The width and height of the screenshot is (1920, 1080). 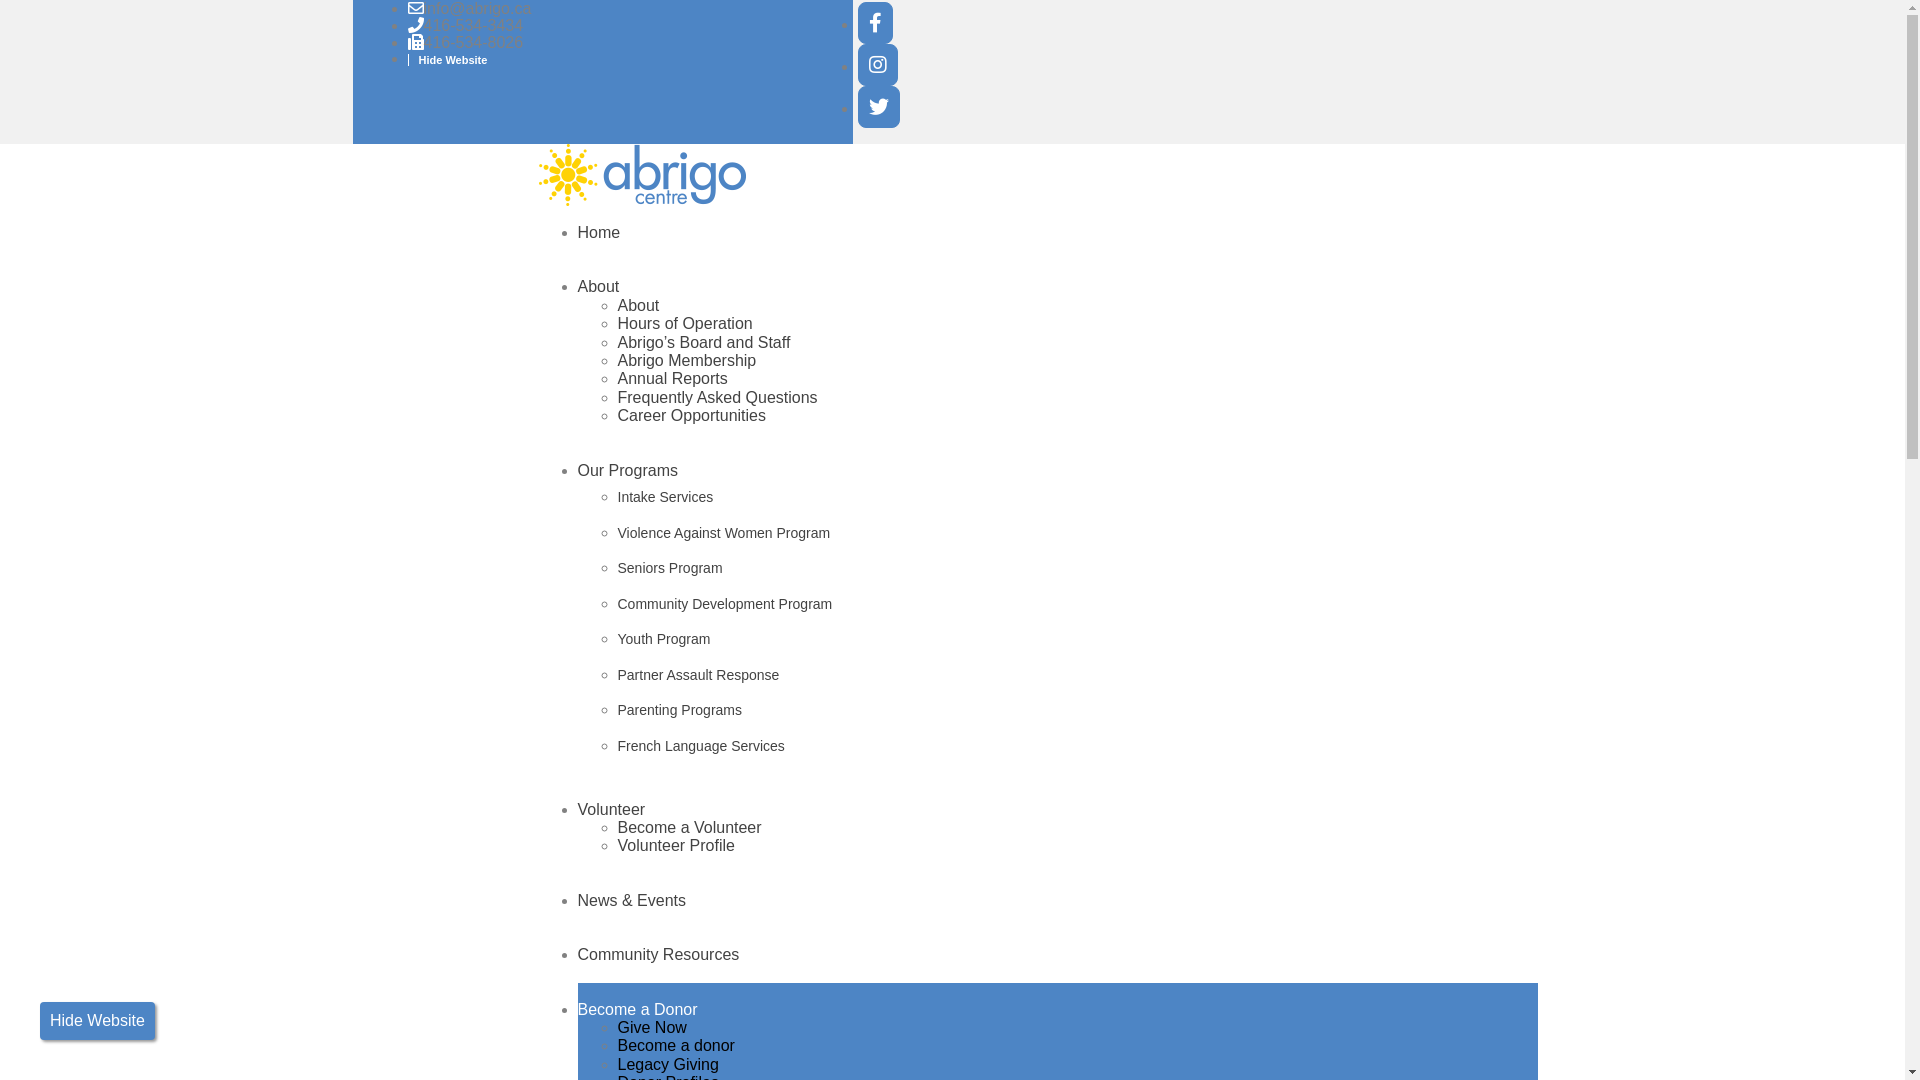 What do you see at coordinates (718, 397) in the screenshot?
I see `'Frequently Asked Questions'` at bounding box center [718, 397].